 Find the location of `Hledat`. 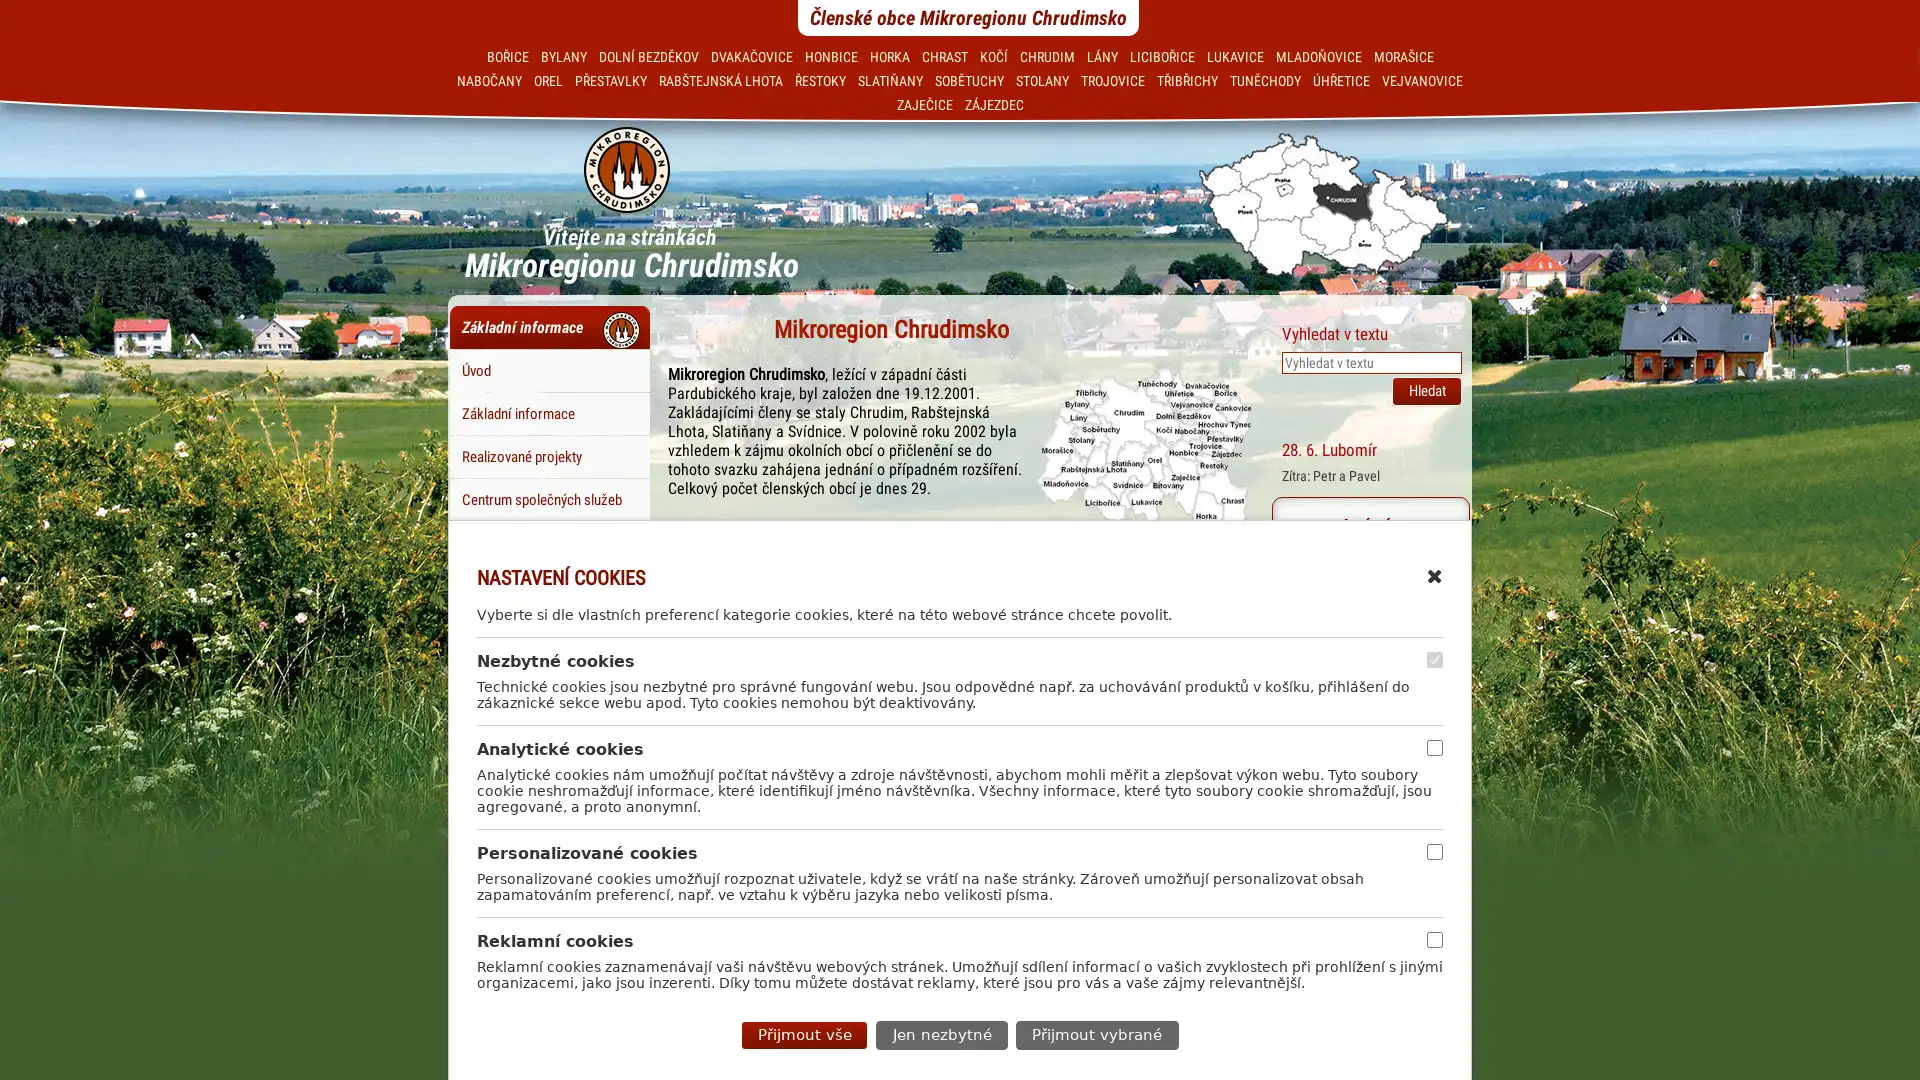

Hledat is located at coordinates (1425, 390).